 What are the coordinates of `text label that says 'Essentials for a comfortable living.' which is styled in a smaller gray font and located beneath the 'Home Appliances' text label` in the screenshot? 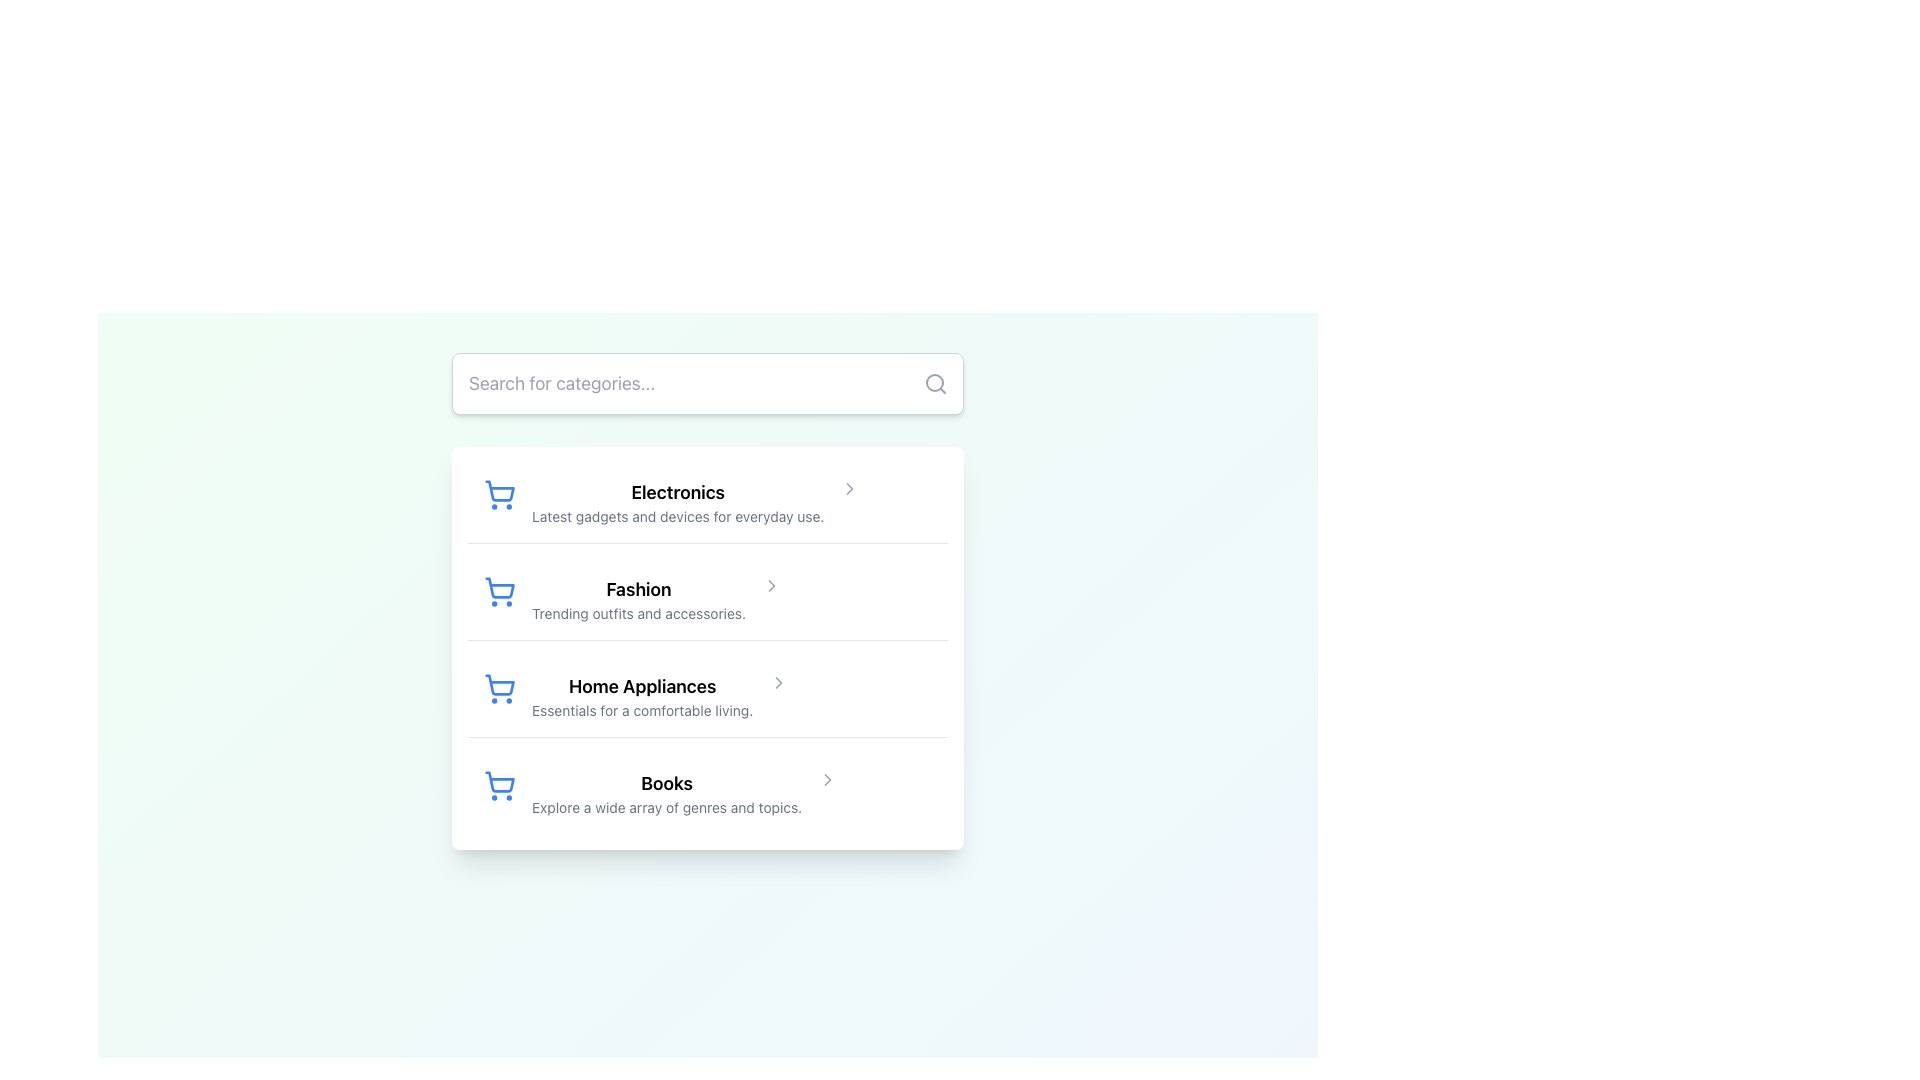 It's located at (642, 709).